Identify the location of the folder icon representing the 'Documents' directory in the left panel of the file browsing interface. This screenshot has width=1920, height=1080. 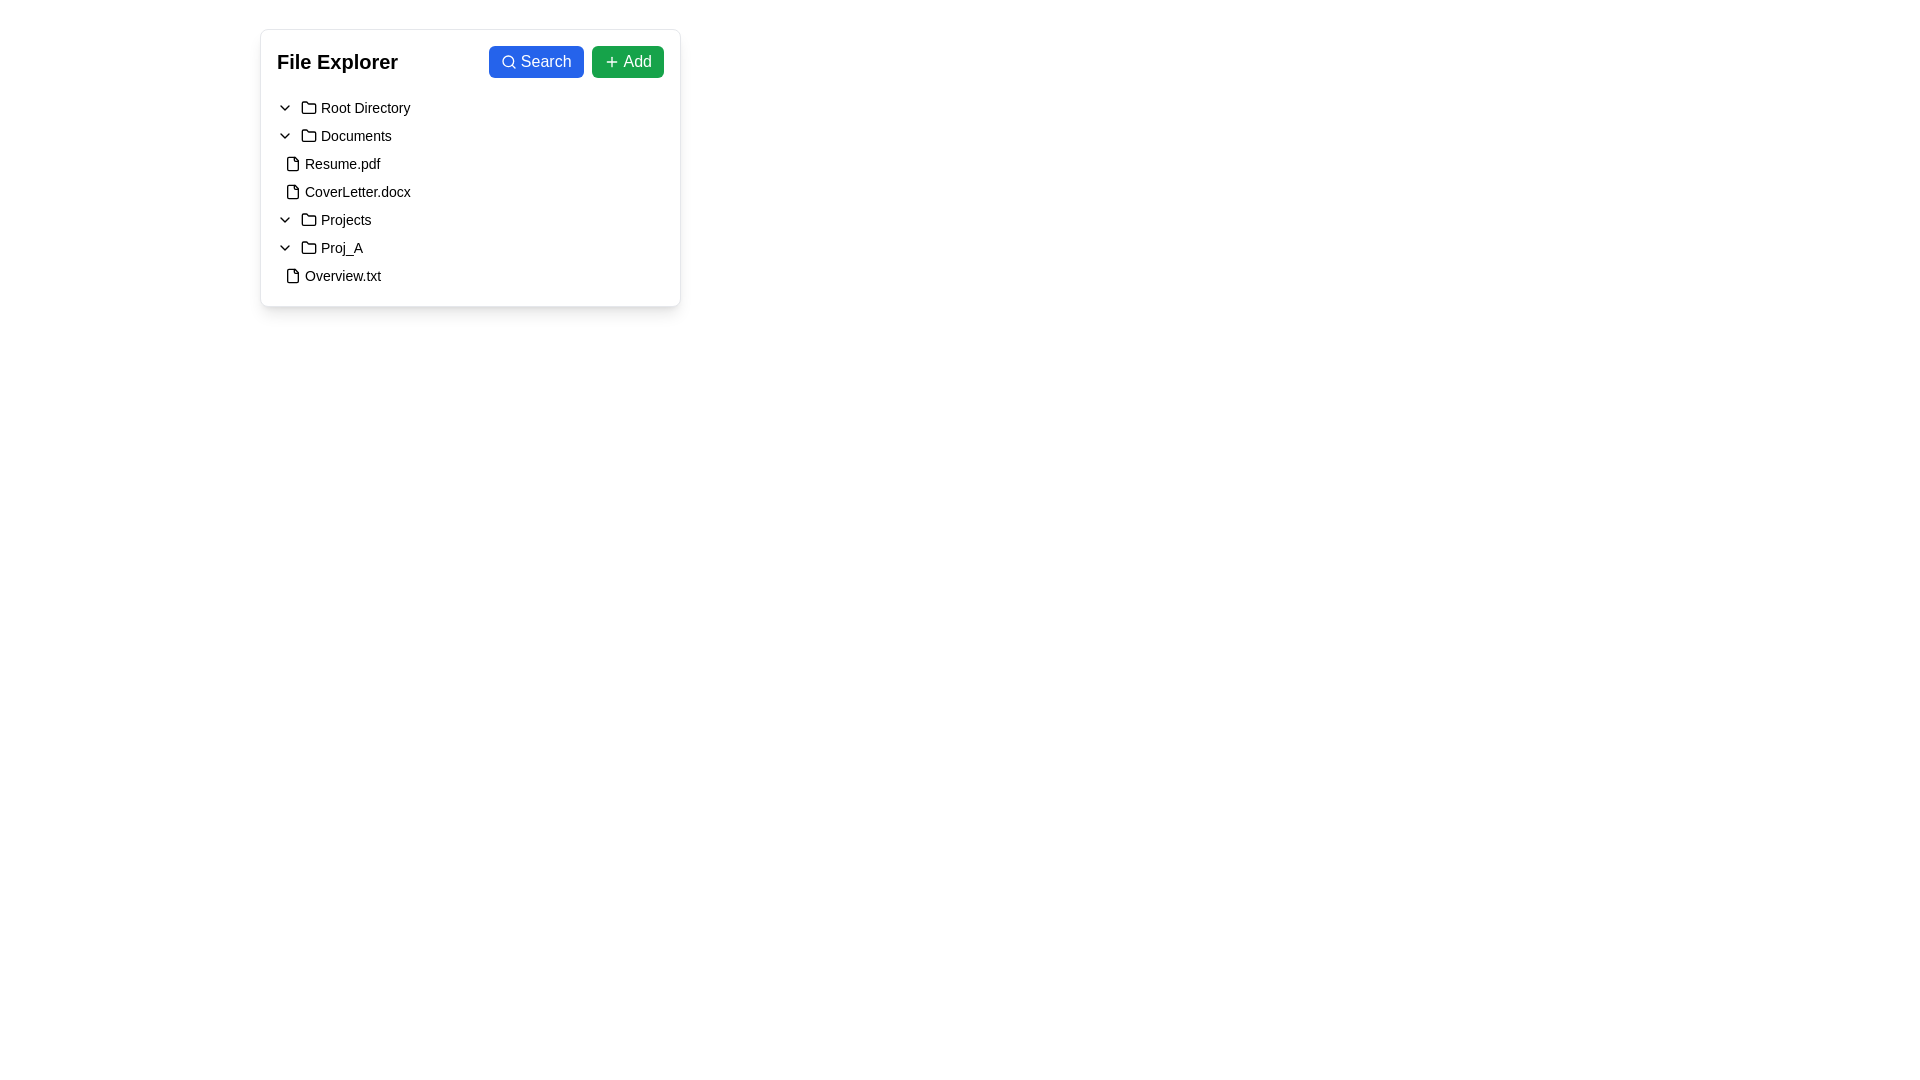
(307, 135).